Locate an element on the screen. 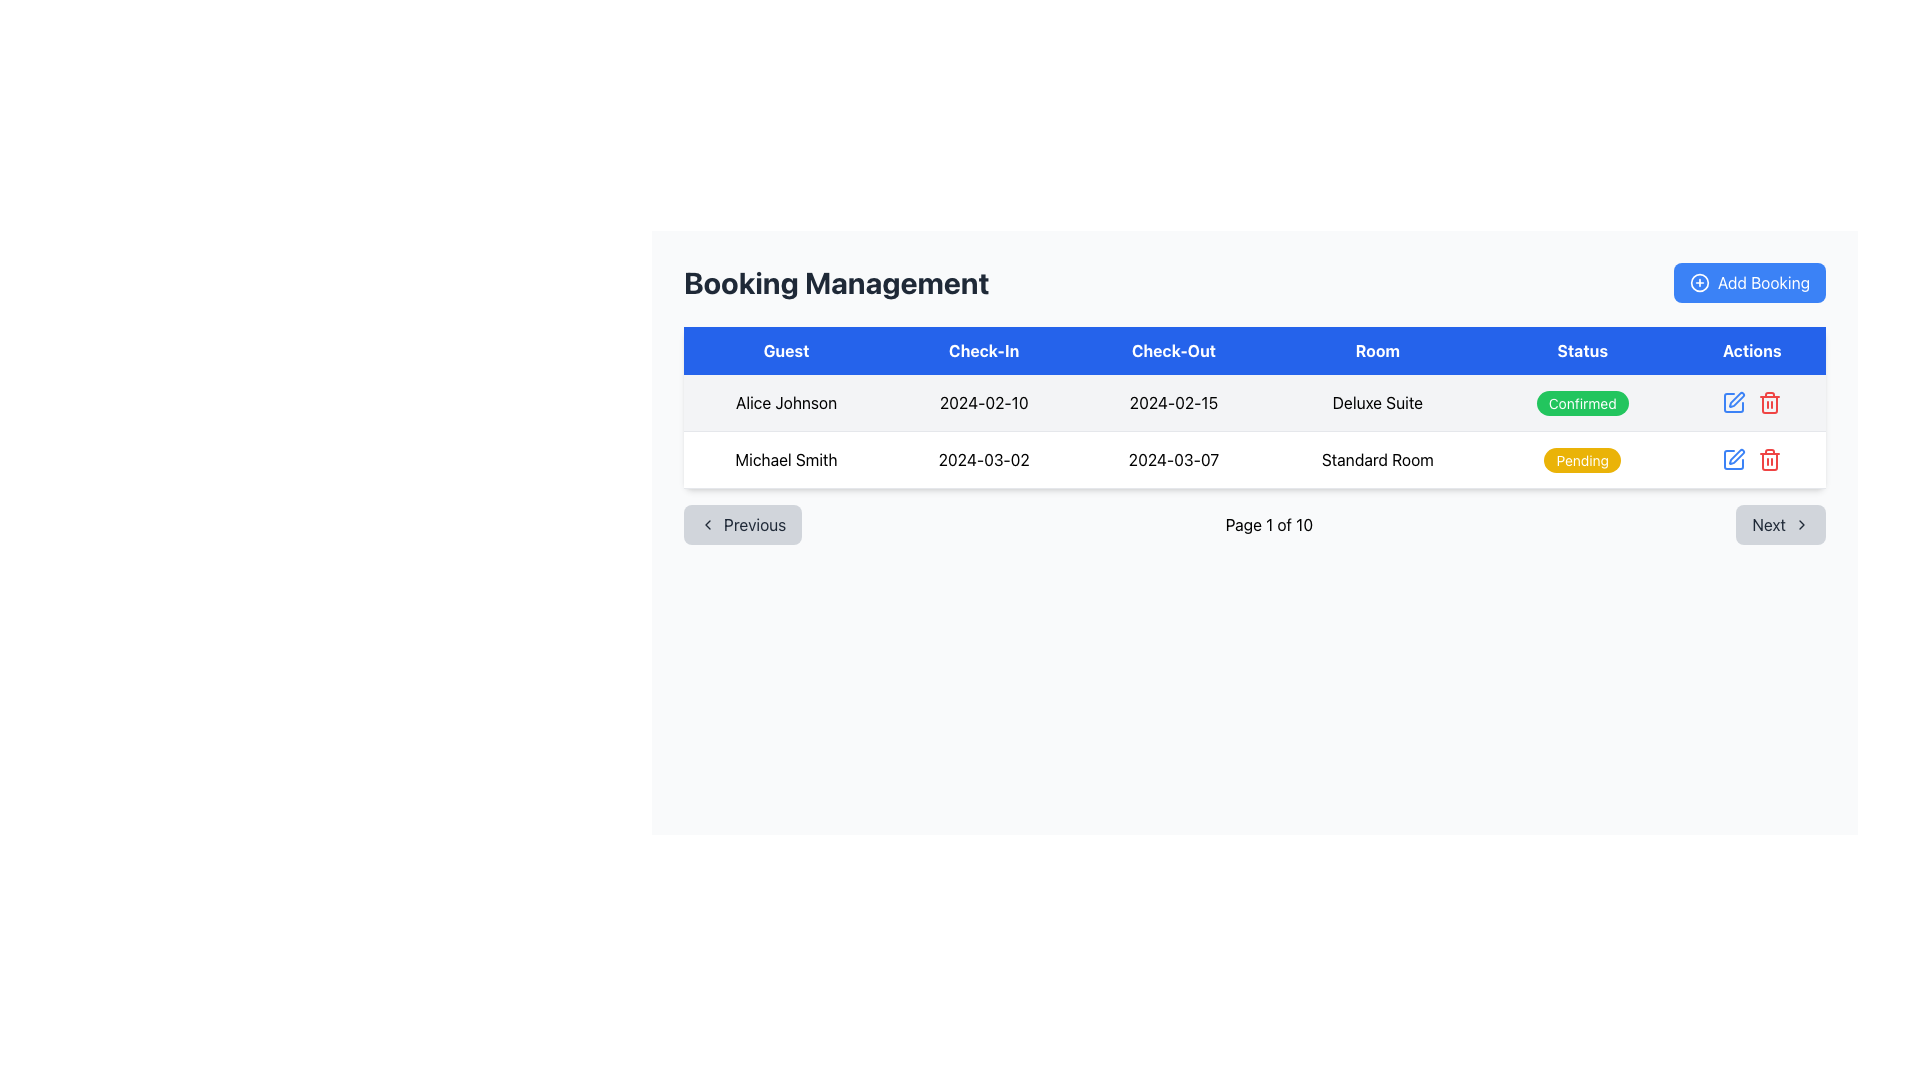  the 'Status' header label in the table, which is the fifth item among the six header labels: 'Guest', 'Check-In', 'Check-Out', 'Room', 'Status', and 'Actions' is located at coordinates (1581, 350).